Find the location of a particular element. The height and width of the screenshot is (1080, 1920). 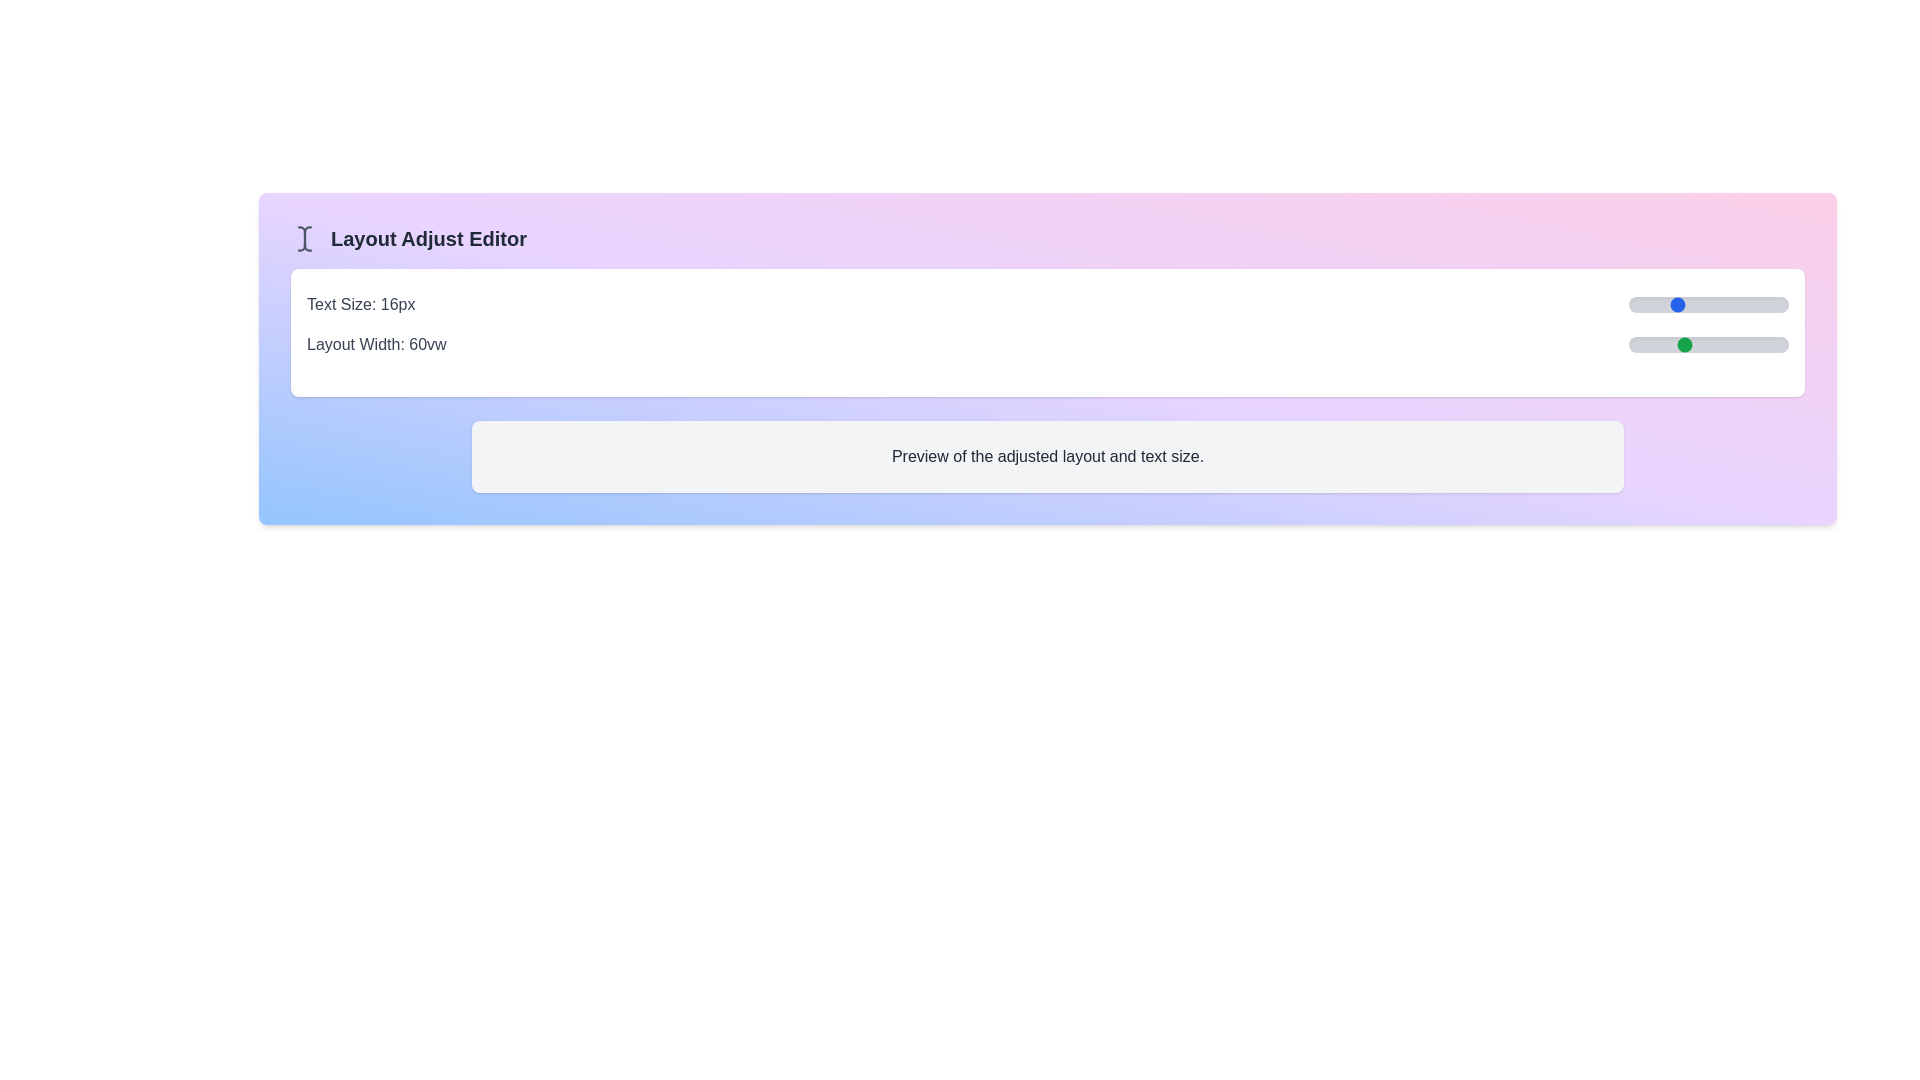

the text size is located at coordinates (1702, 304).